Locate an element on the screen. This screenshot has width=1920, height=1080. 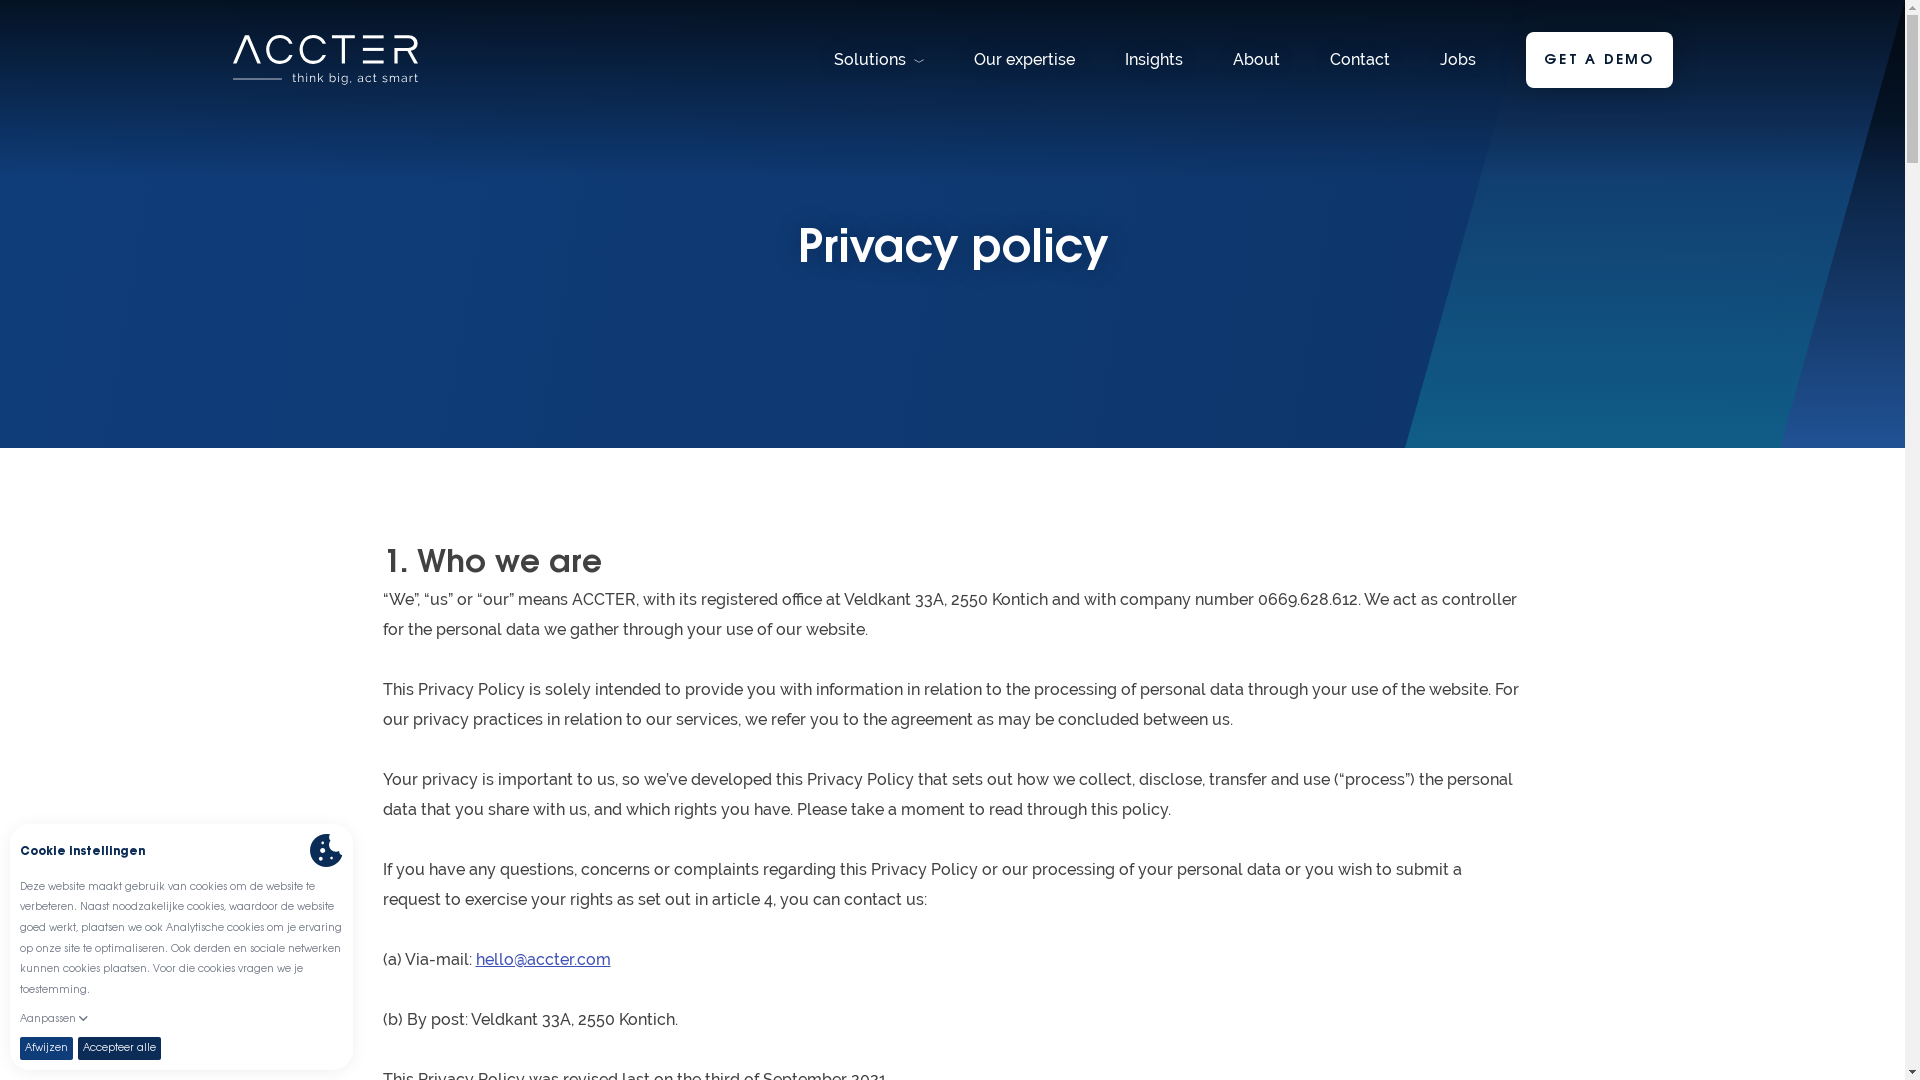
'Jobs' is located at coordinates (1458, 59).